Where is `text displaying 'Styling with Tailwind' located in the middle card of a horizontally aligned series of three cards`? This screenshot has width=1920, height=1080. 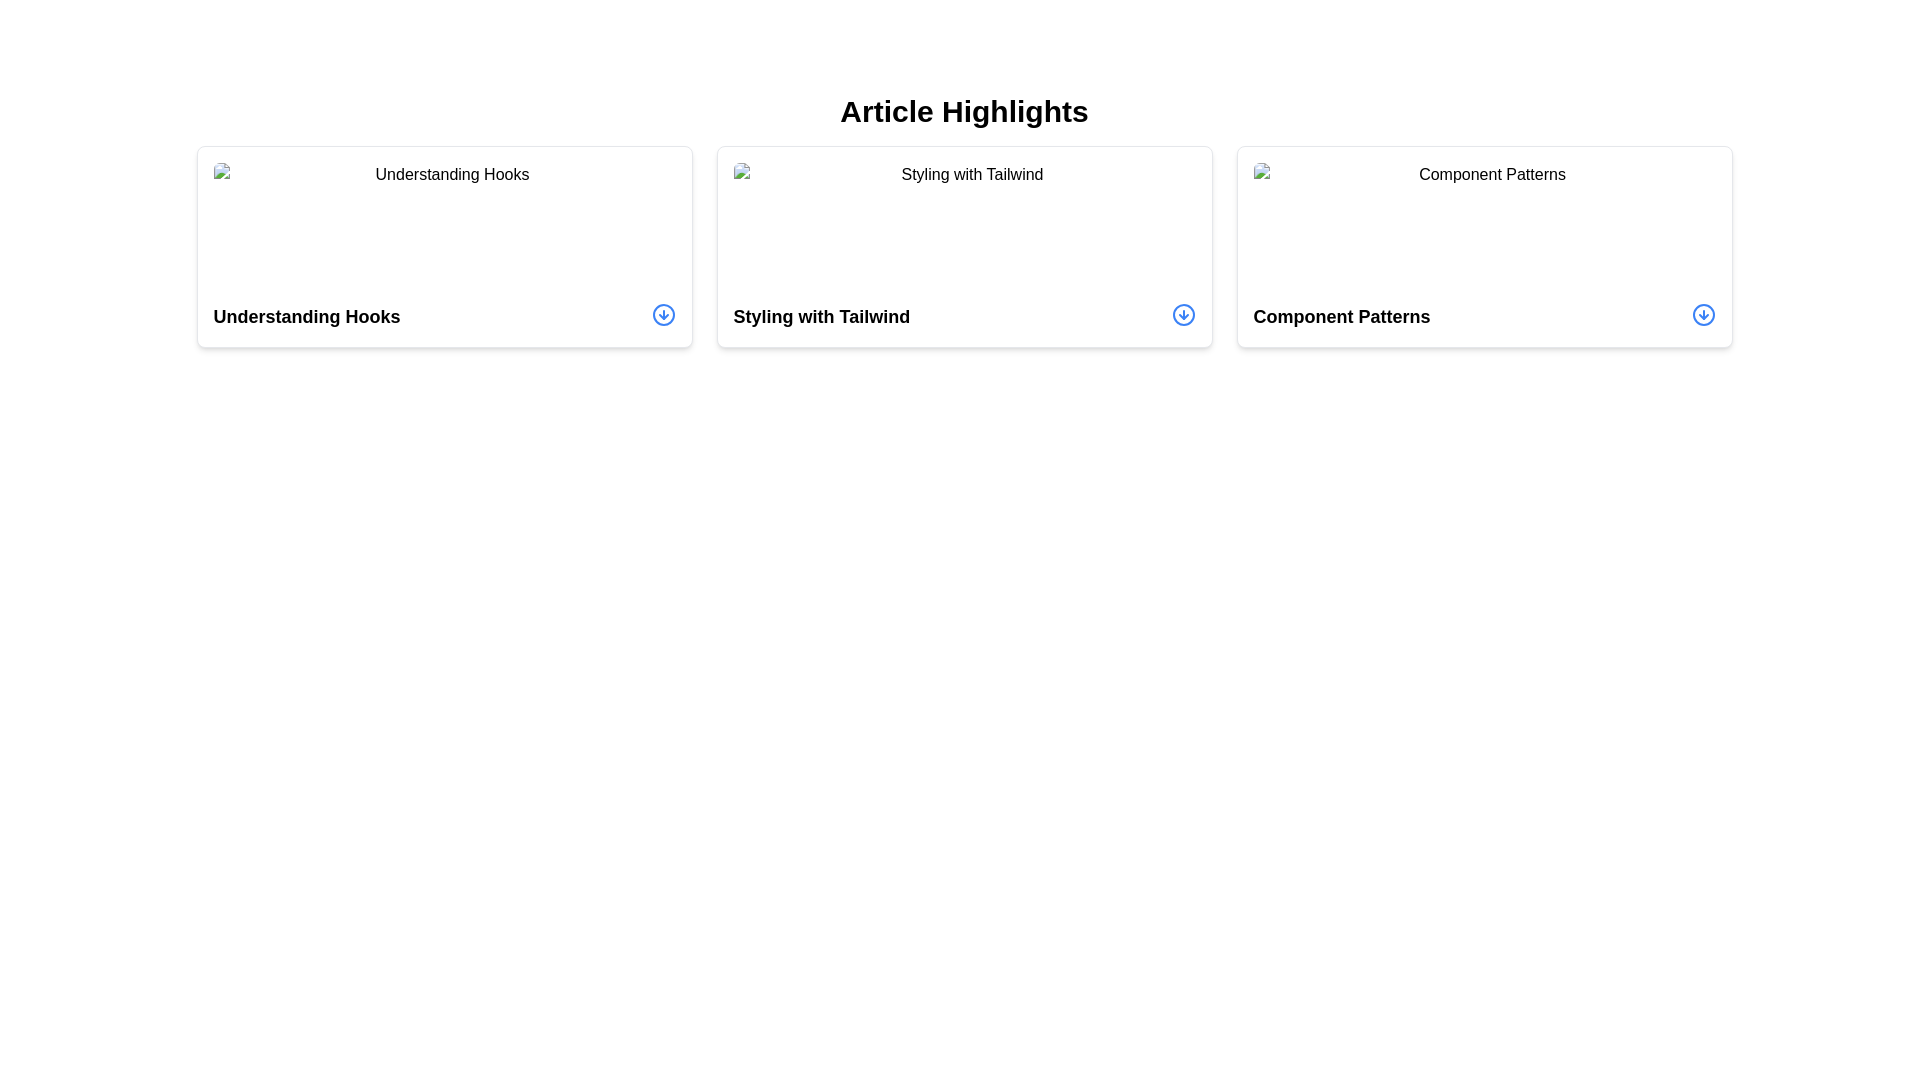 text displaying 'Styling with Tailwind' located in the middle card of a horizontally aligned series of three cards is located at coordinates (821, 315).